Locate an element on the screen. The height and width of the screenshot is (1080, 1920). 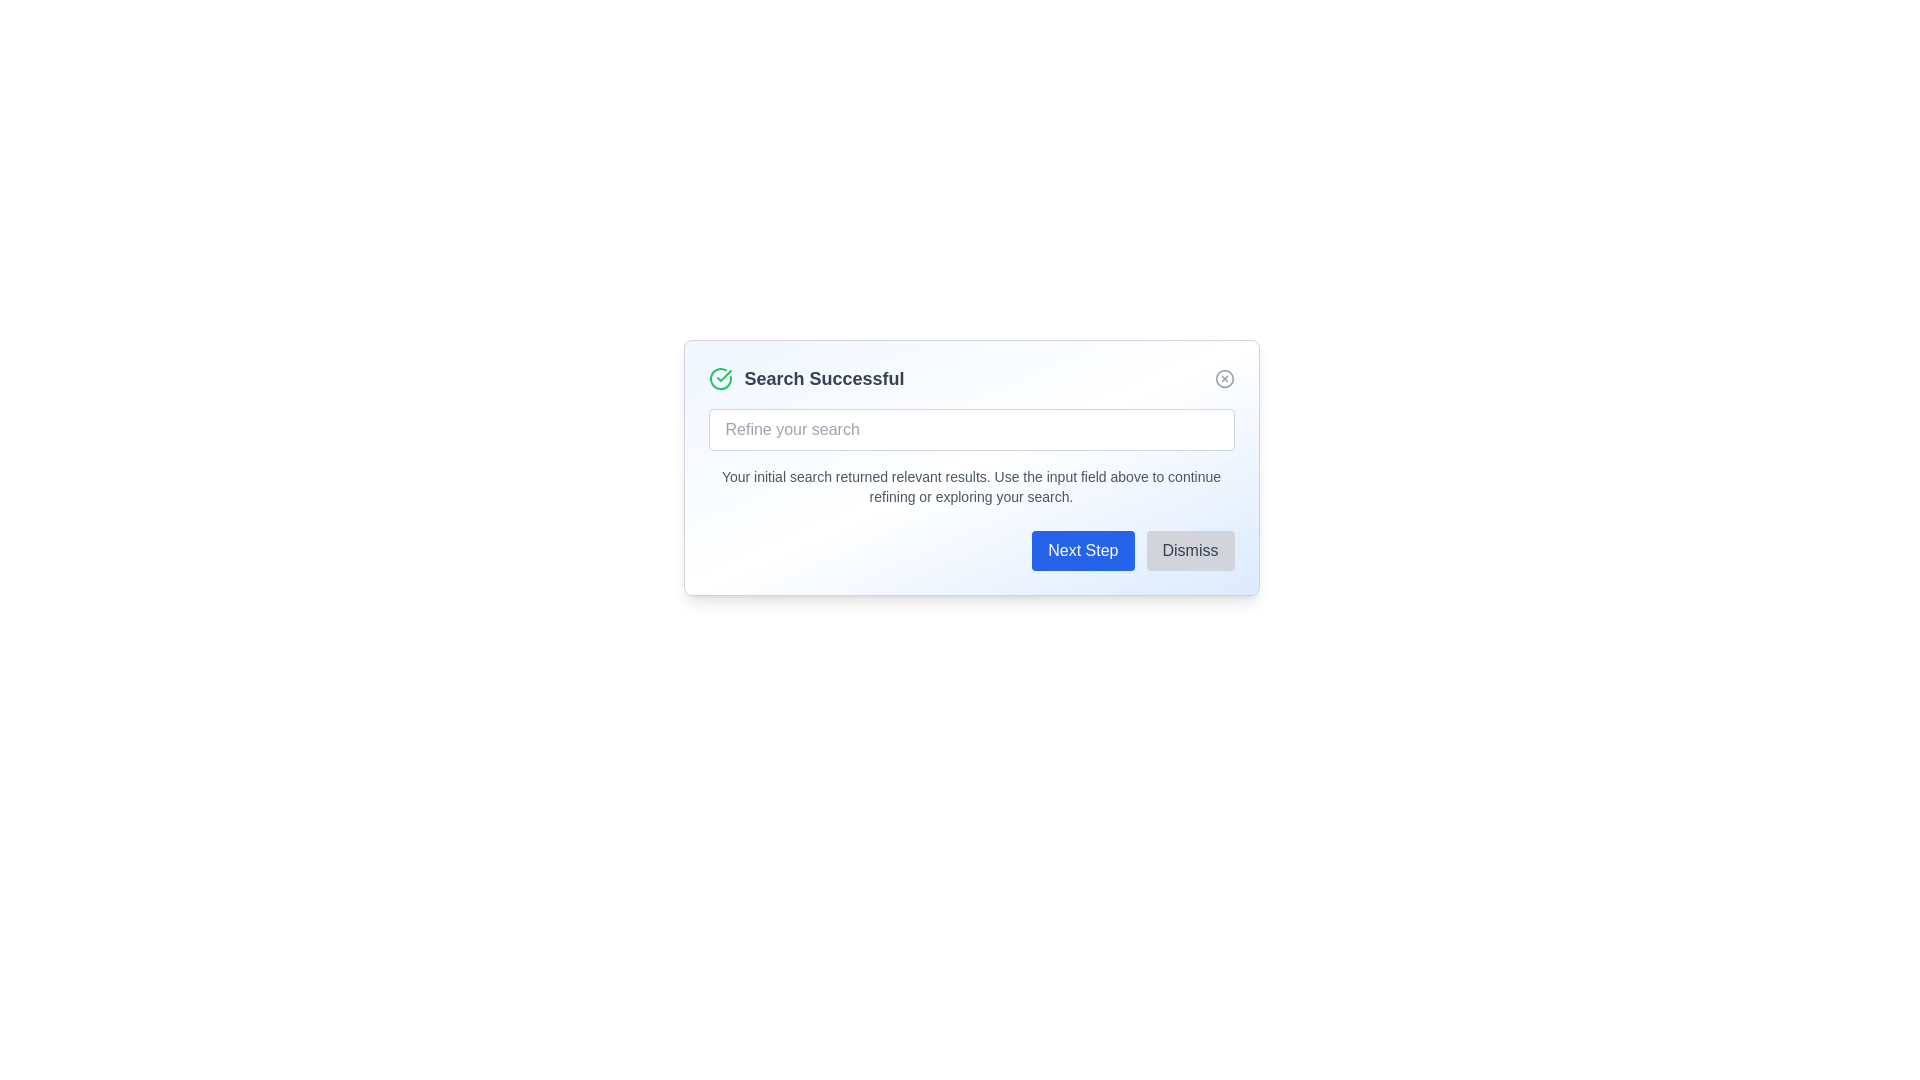
the input field and type the desired text is located at coordinates (971, 428).